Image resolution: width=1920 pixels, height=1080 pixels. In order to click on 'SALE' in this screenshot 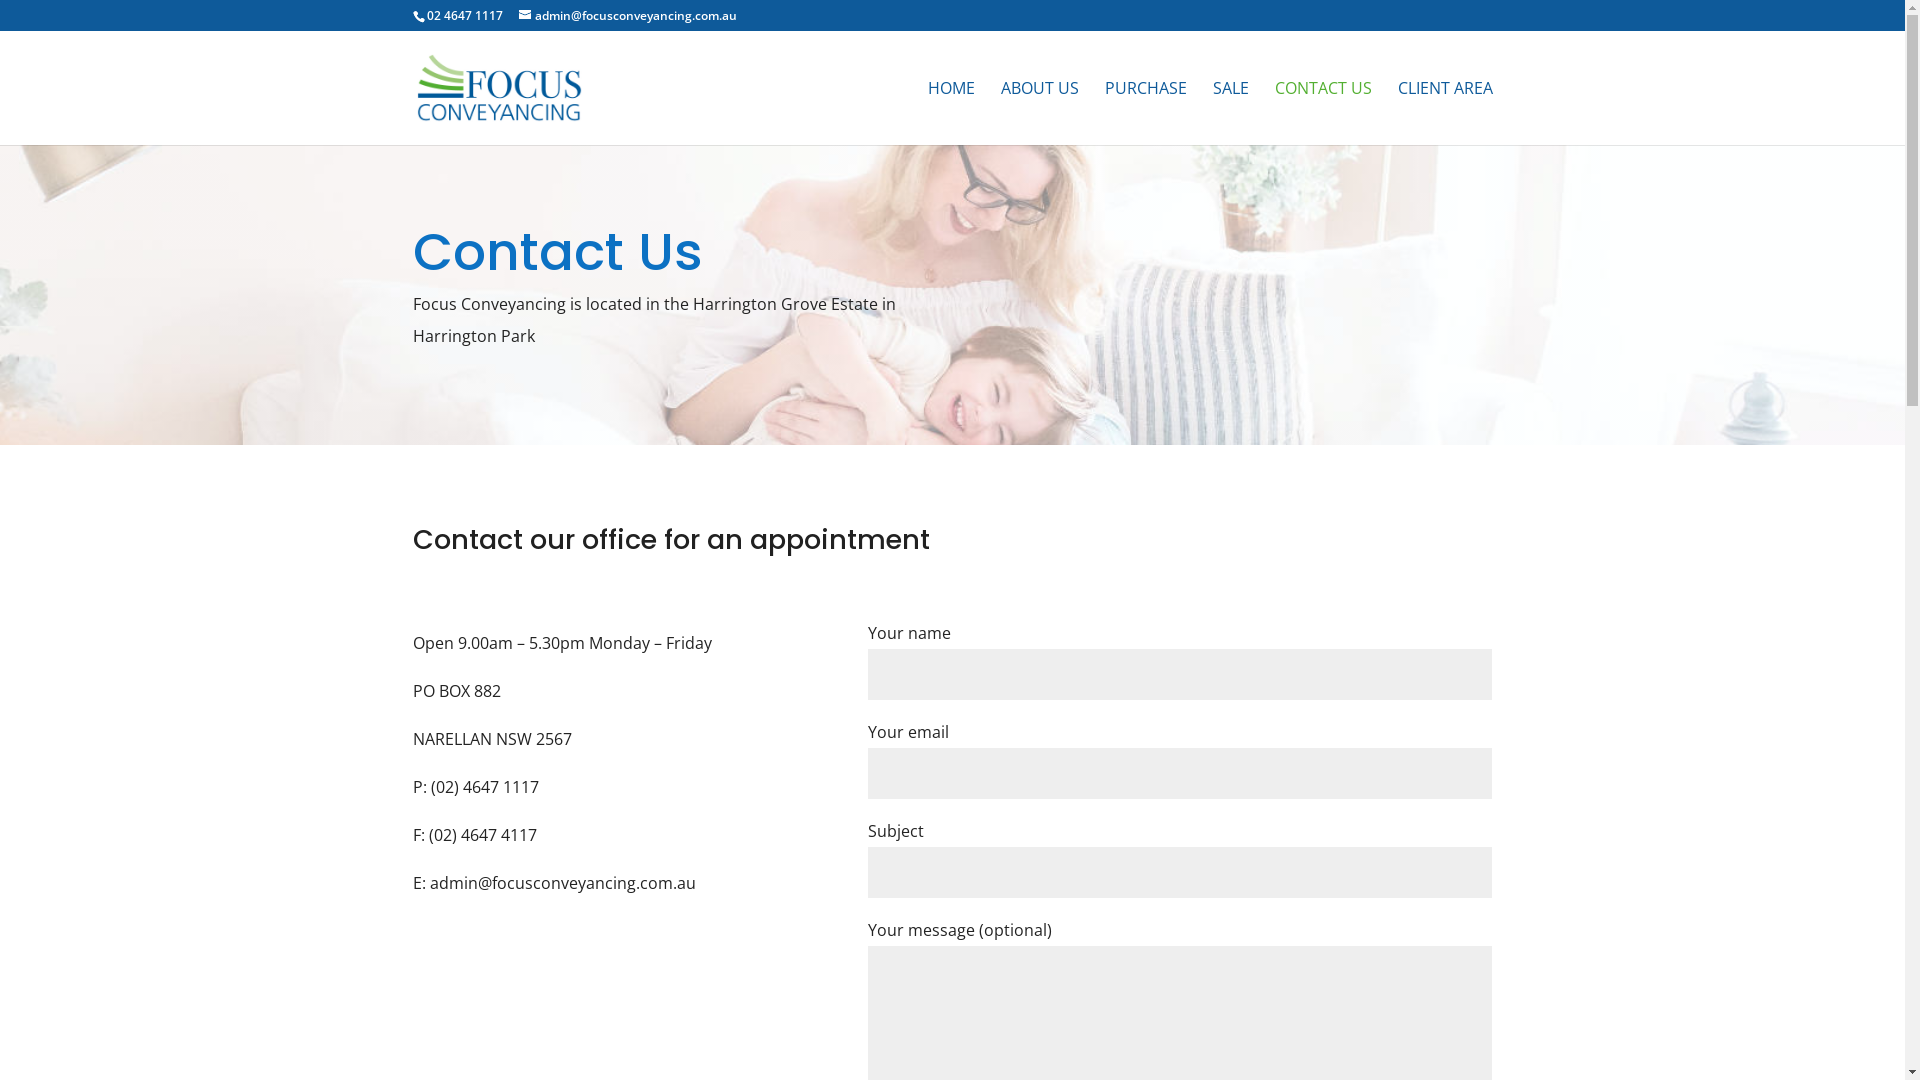, I will do `click(1210, 112)`.